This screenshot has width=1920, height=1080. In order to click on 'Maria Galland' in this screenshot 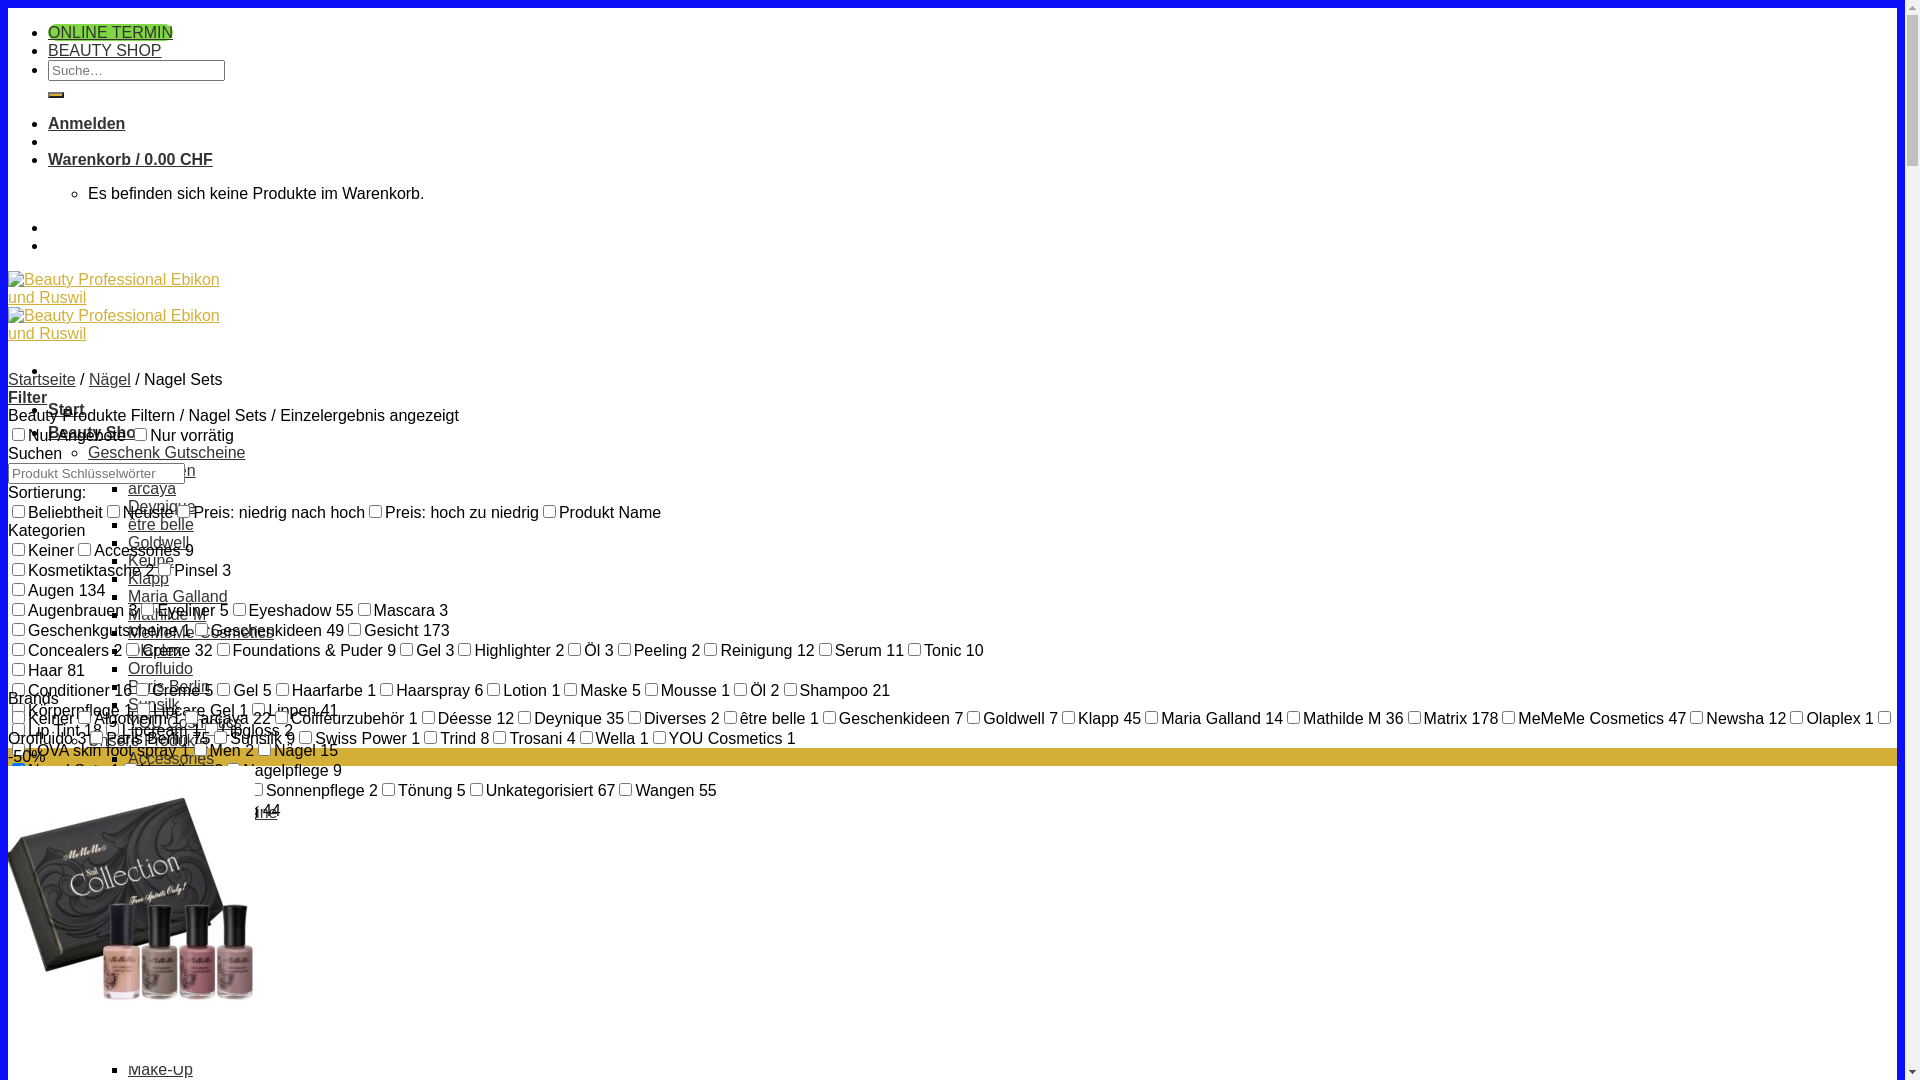, I will do `click(177, 595)`.